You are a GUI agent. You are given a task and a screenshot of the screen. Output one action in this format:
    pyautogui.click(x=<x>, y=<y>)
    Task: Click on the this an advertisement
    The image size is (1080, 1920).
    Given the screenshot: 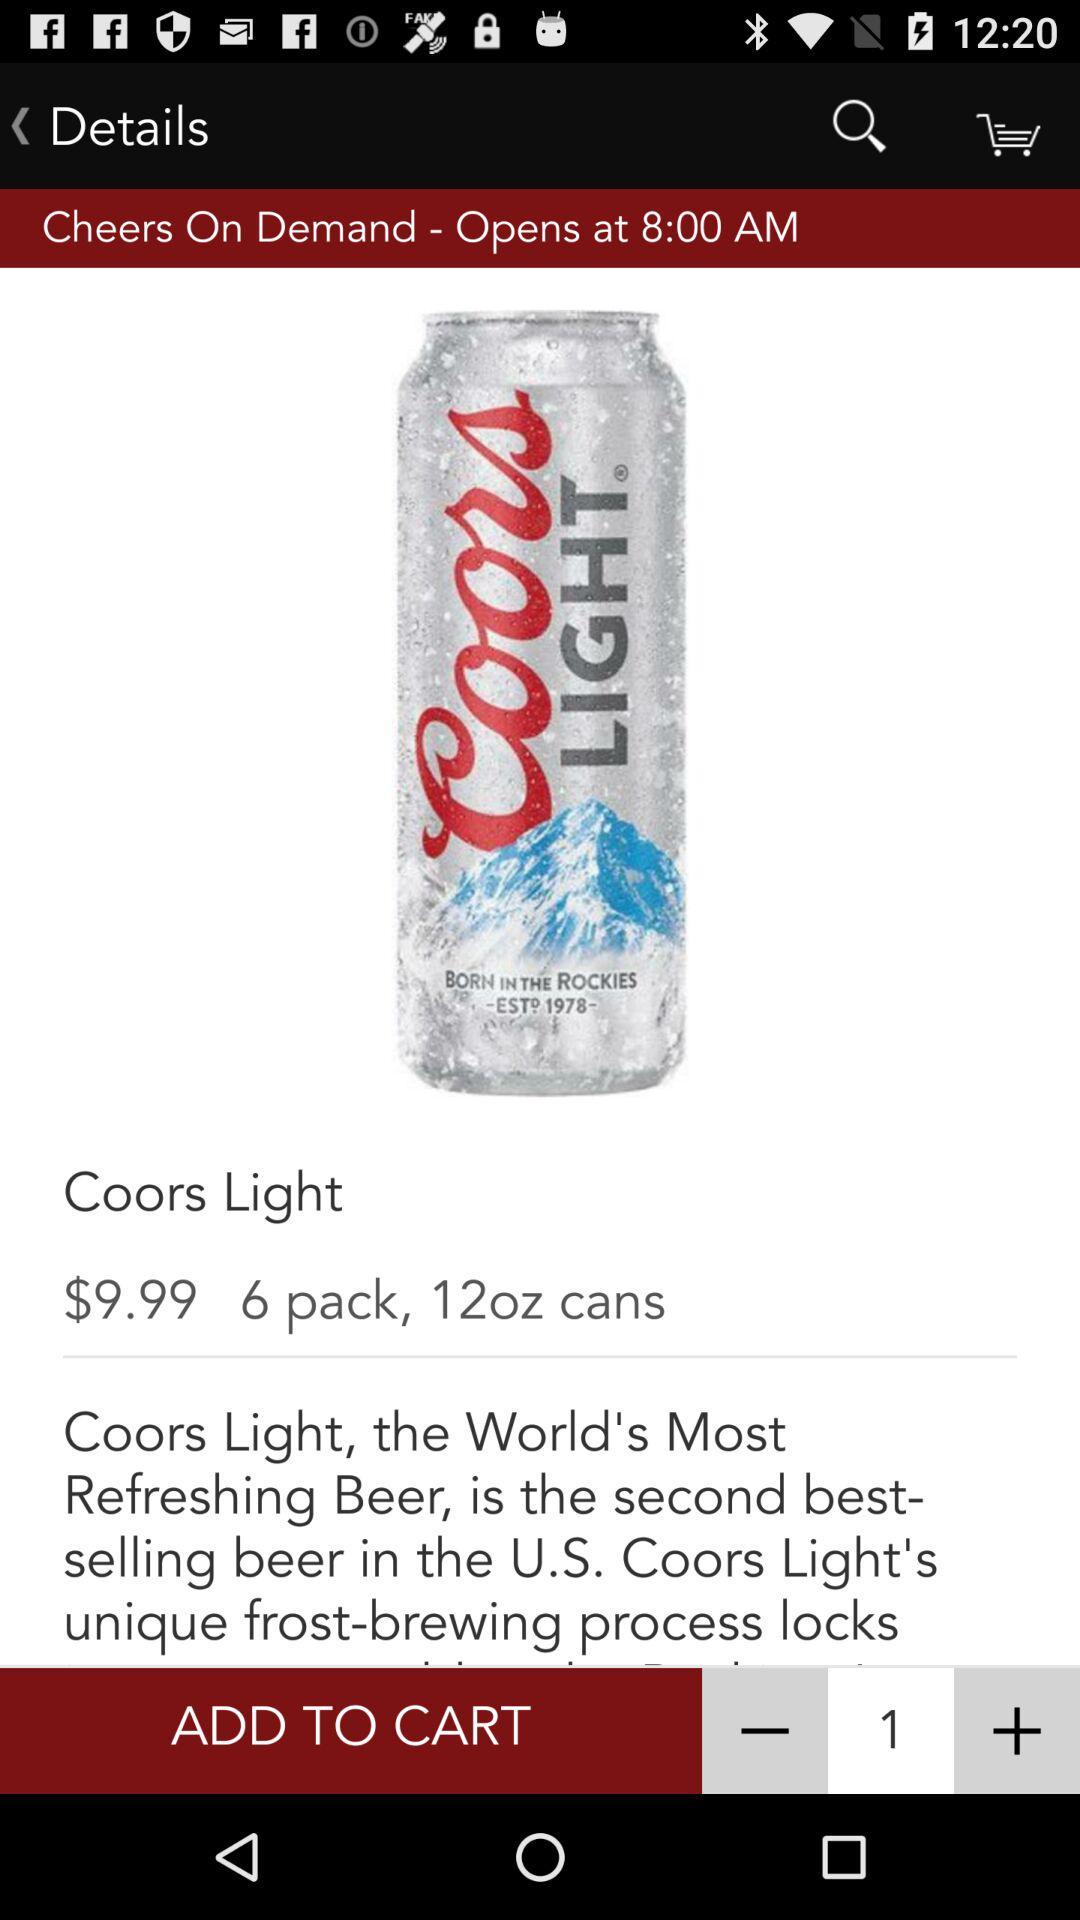 What is the action you would take?
    pyautogui.click(x=1017, y=1730)
    